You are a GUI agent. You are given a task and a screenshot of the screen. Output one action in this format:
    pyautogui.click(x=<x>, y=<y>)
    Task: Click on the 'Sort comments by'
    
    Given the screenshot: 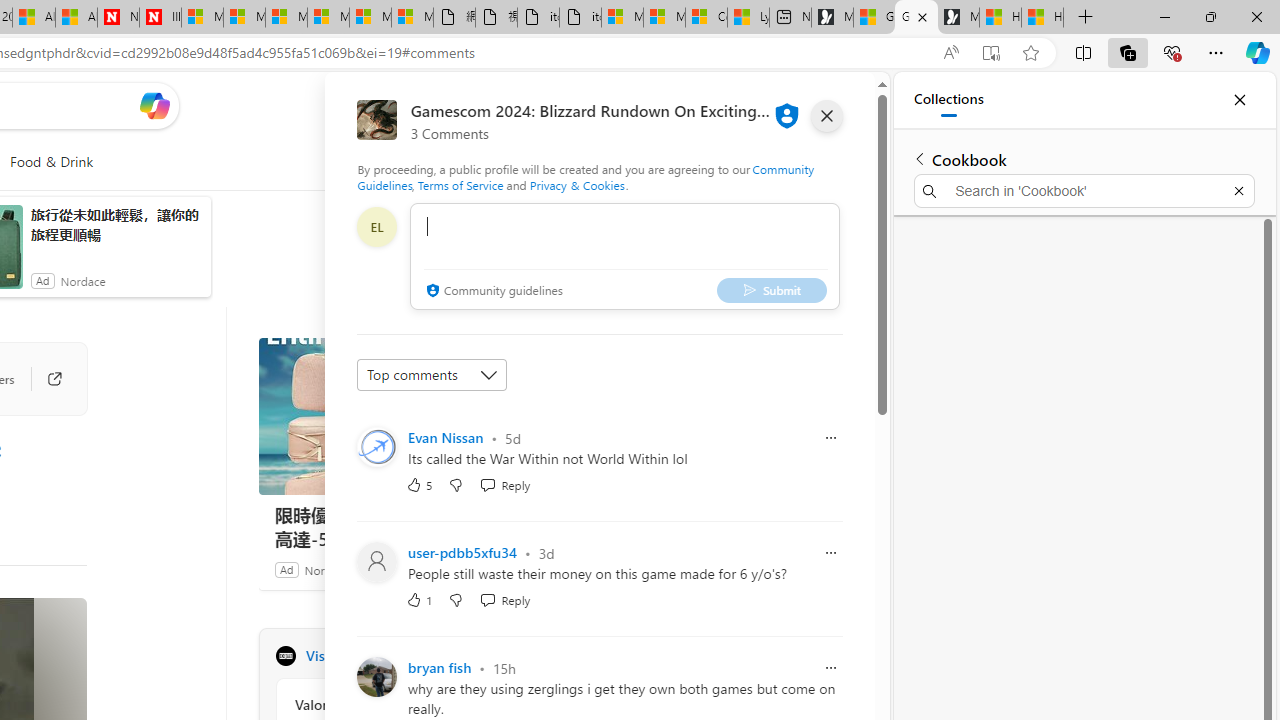 What is the action you would take?
    pyautogui.click(x=431, y=375)
    